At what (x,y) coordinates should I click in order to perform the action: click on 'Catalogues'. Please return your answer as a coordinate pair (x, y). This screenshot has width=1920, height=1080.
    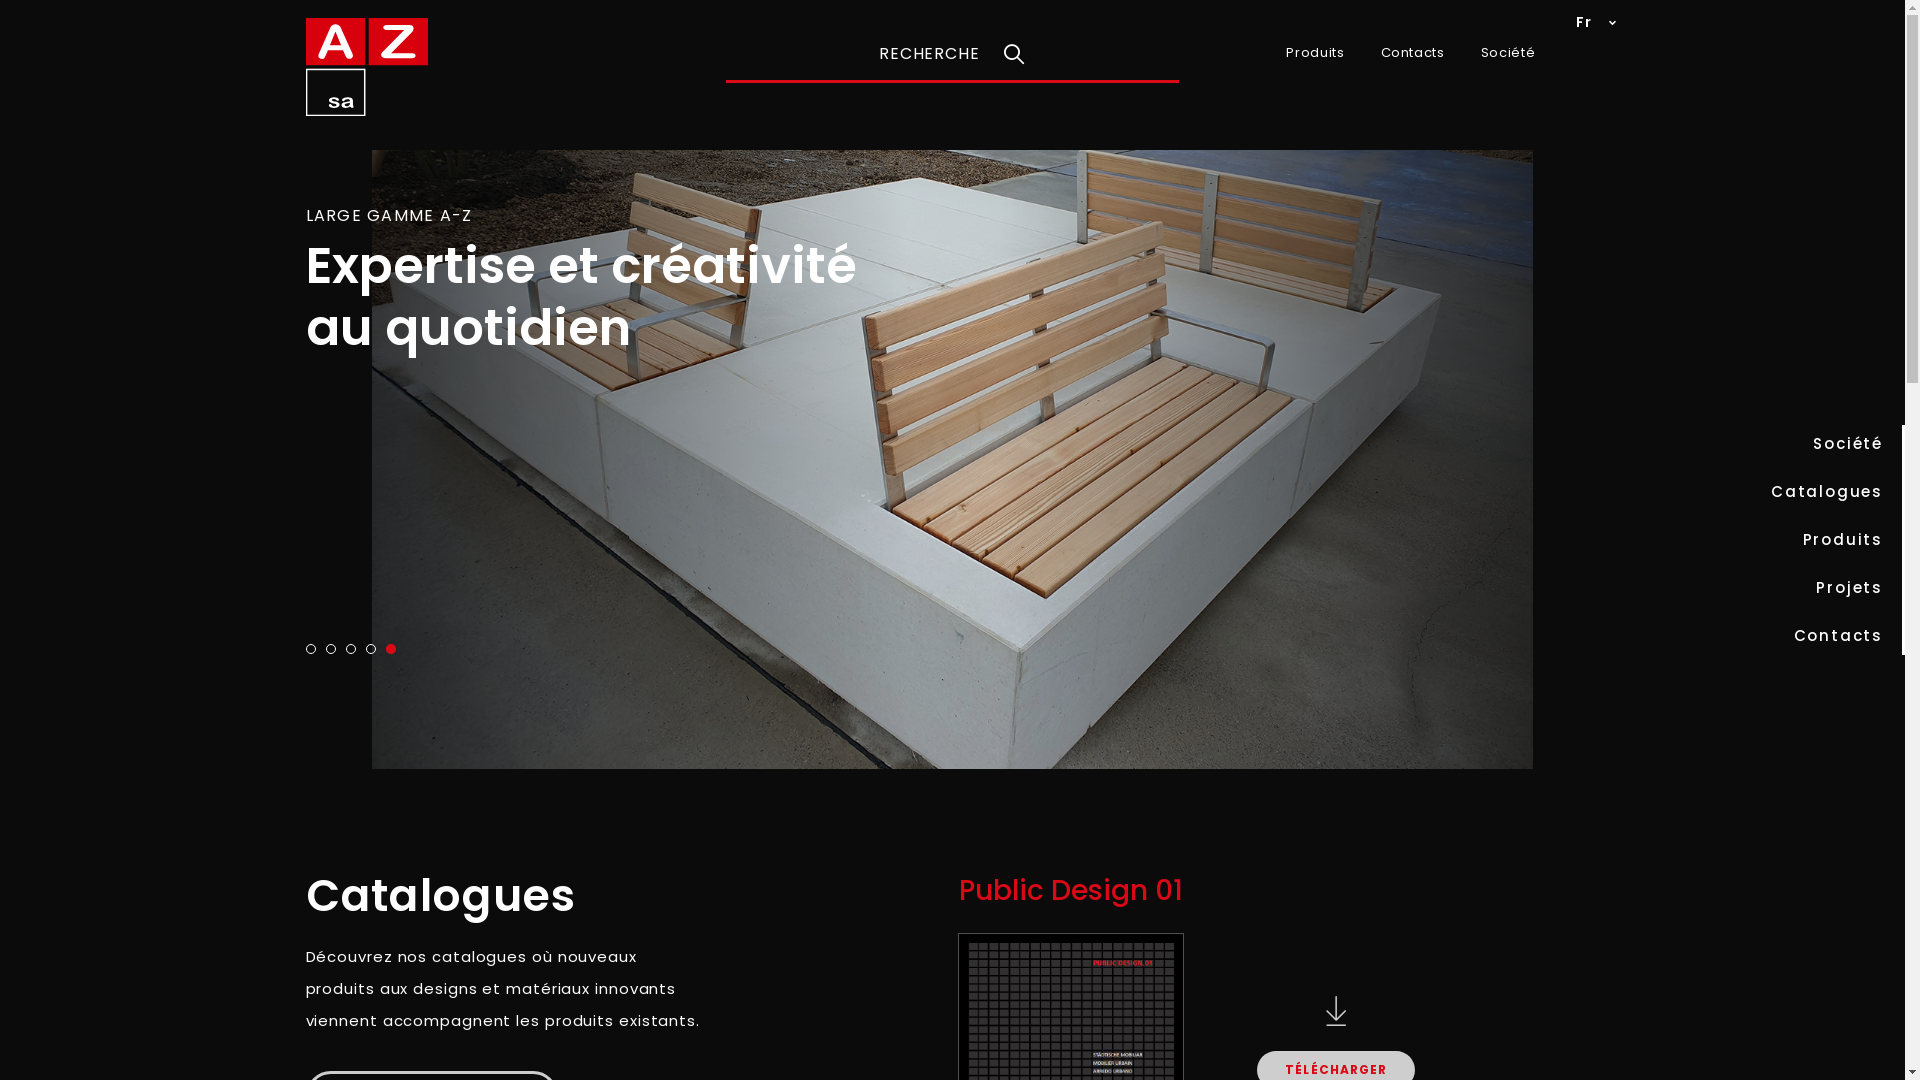
    Looking at the image, I should click on (1827, 492).